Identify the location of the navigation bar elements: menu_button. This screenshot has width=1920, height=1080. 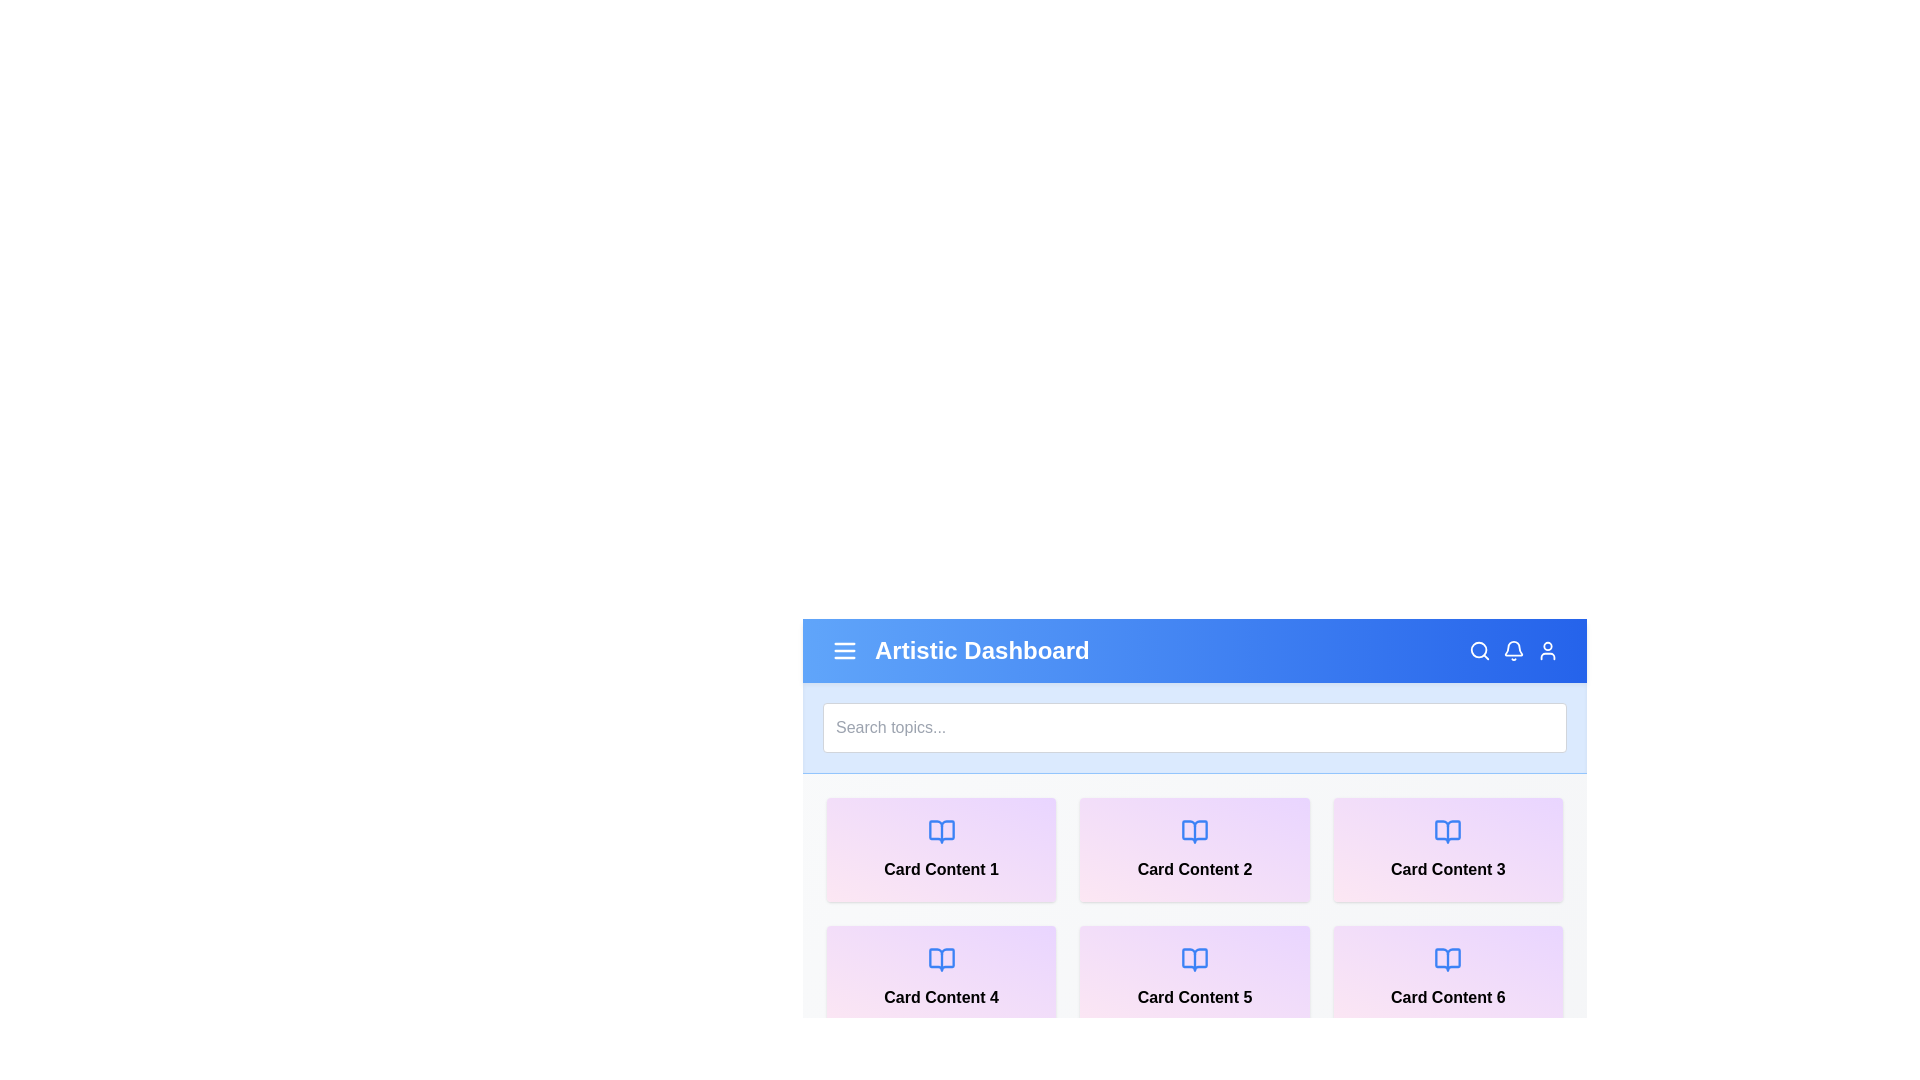
(844, 651).